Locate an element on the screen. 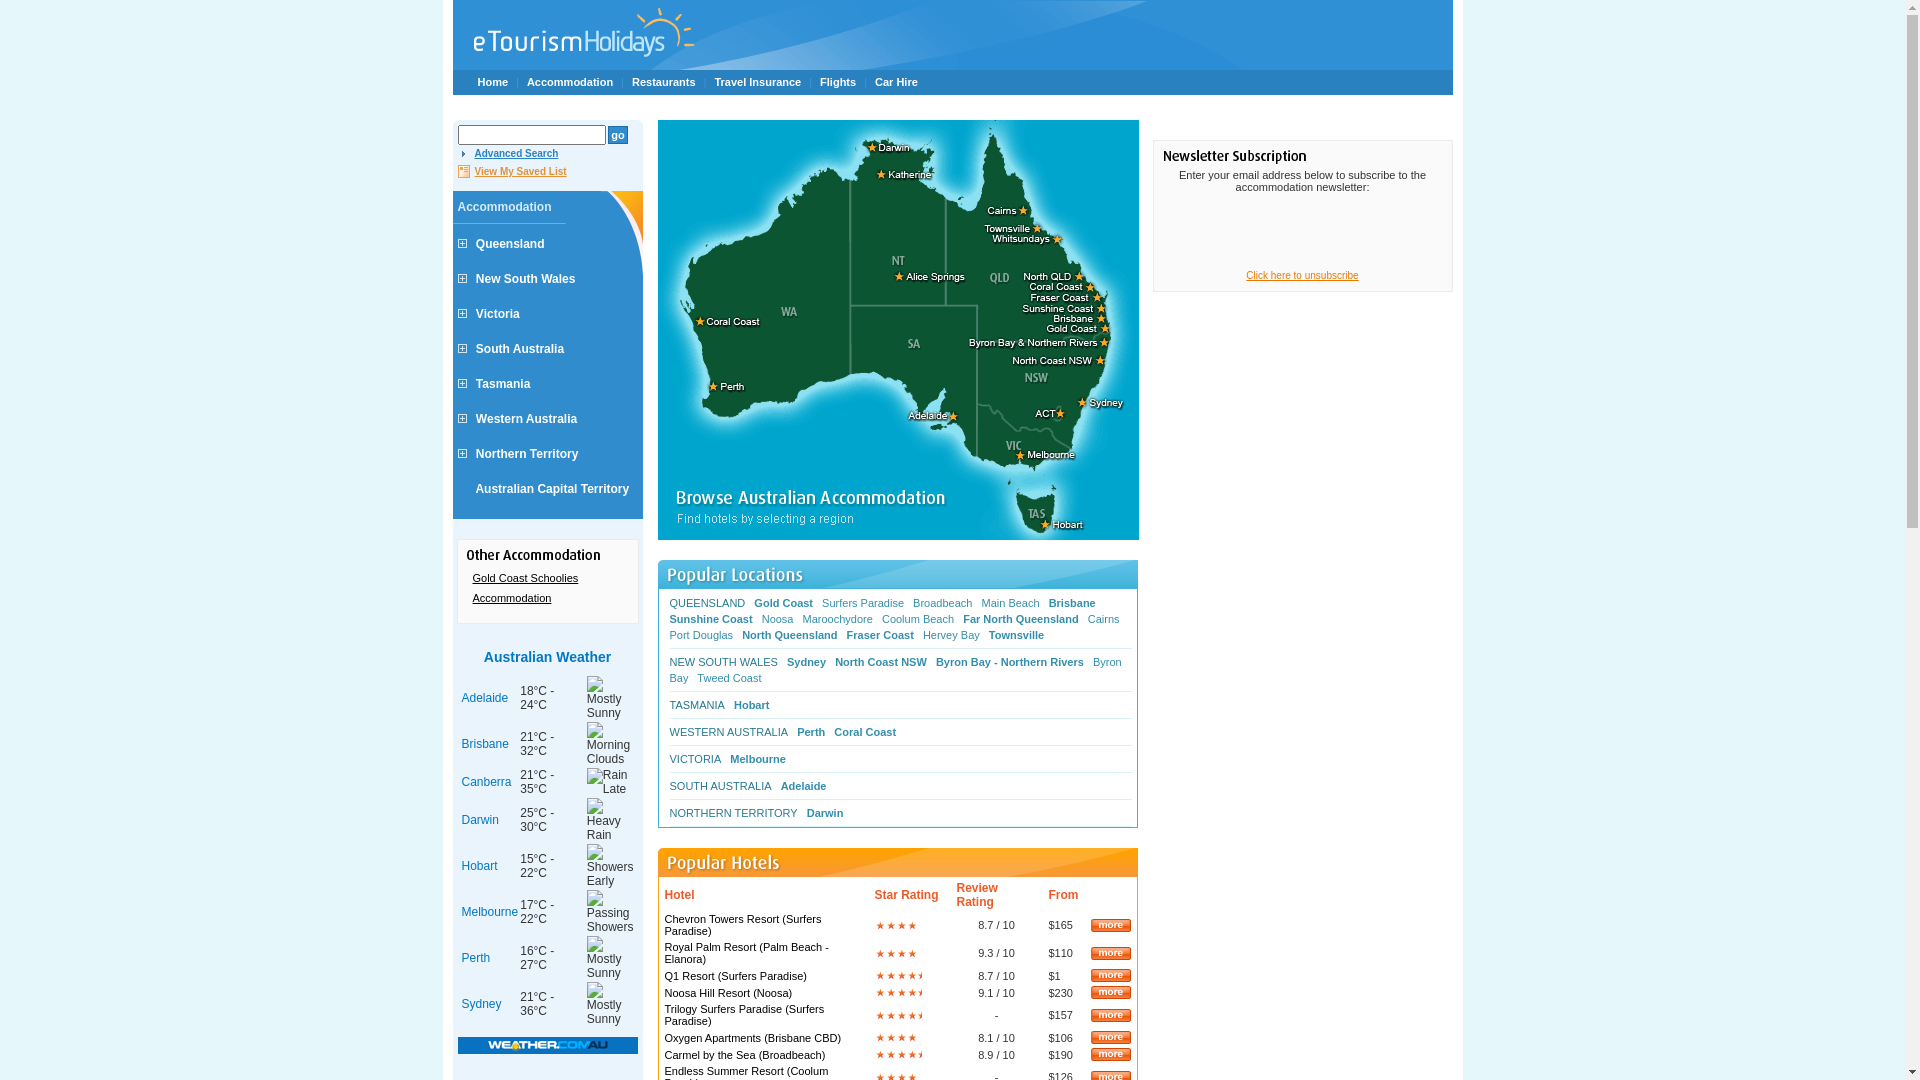 This screenshot has width=1920, height=1080. 'VICTORIA' is located at coordinates (670, 759).